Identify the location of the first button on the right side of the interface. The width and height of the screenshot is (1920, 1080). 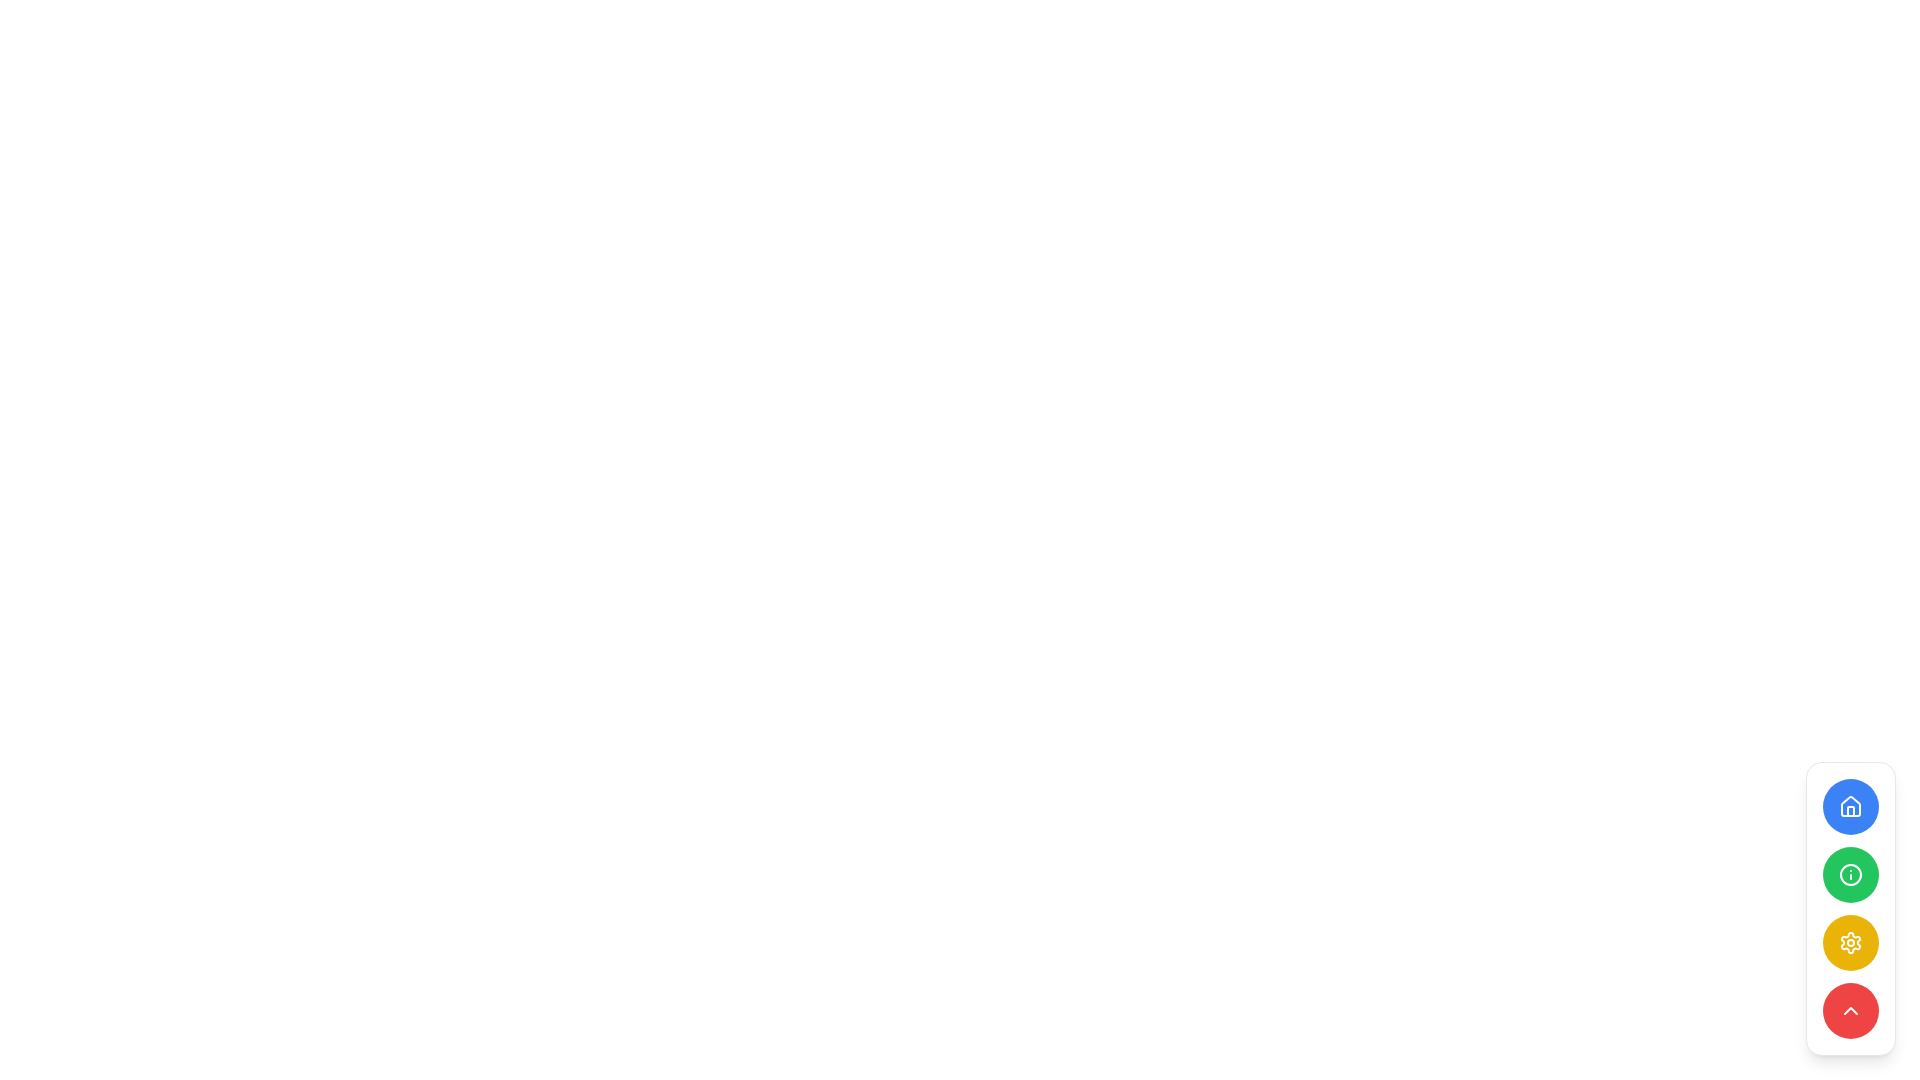
(1850, 805).